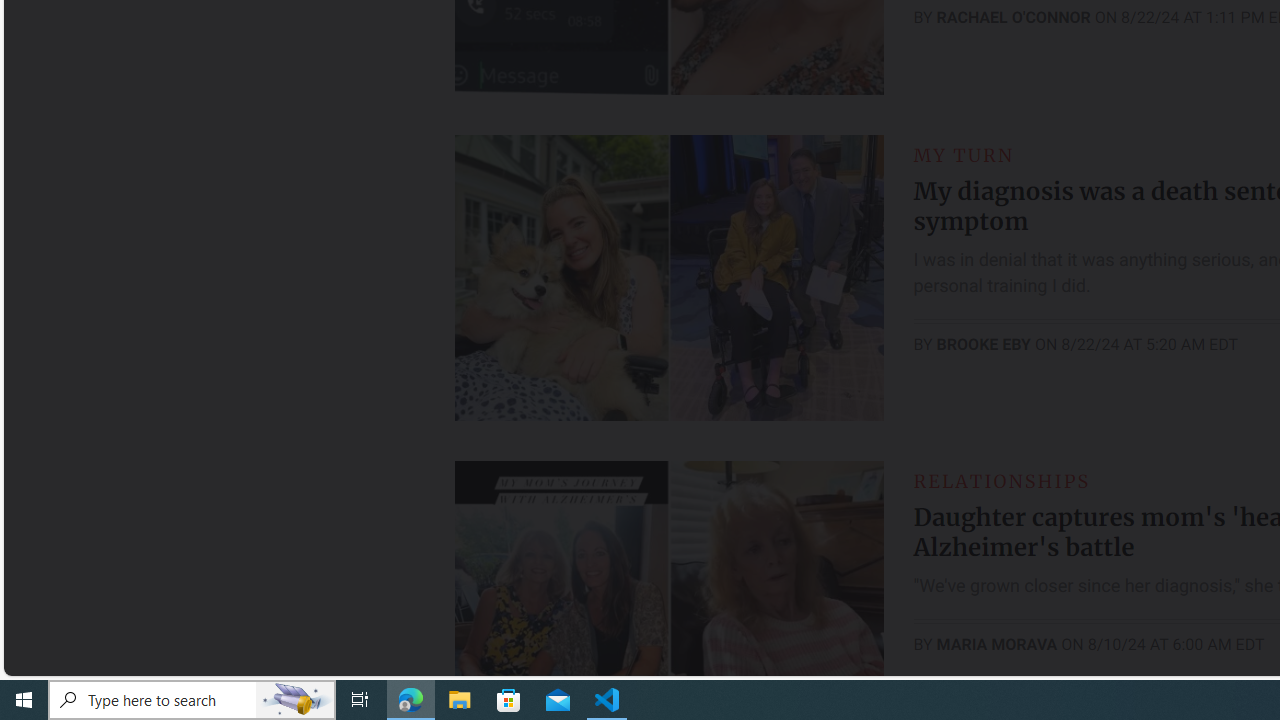 This screenshot has height=720, width=1280. Describe the element at coordinates (963, 154) in the screenshot. I see `'MY TURN'` at that location.